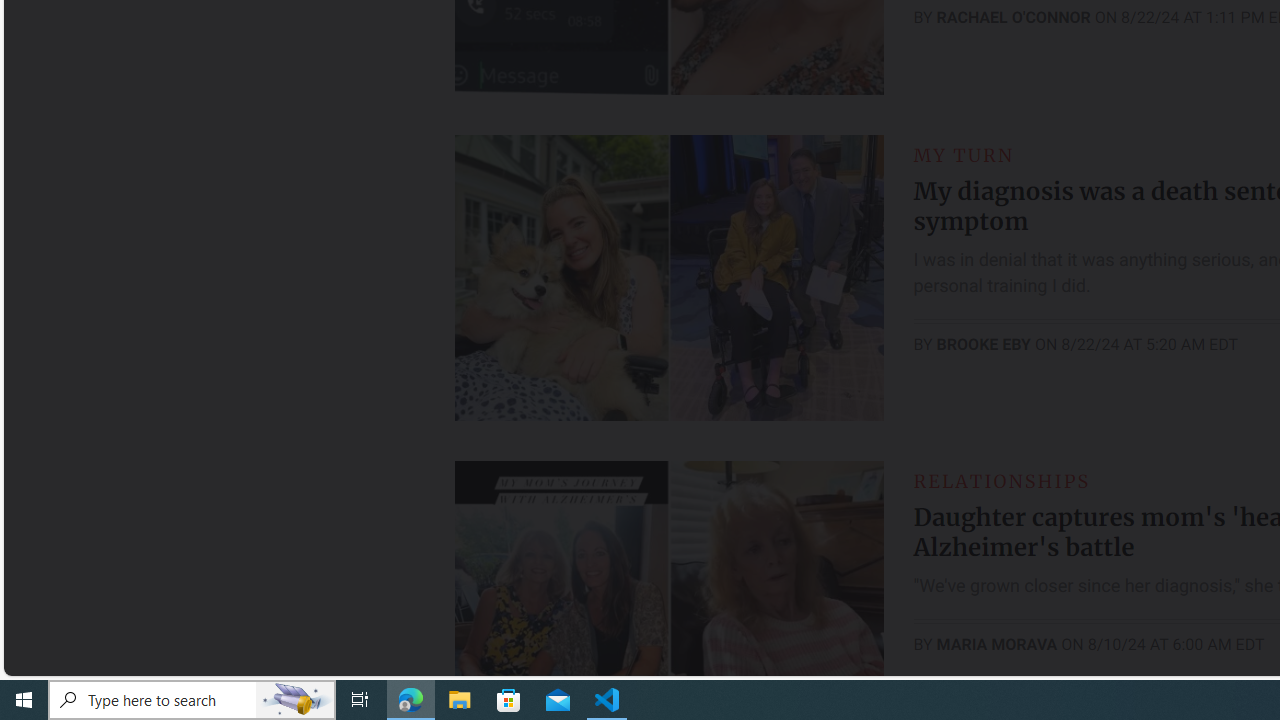 This screenshot has height=720, width=1280. Describe the element at coordinates (963, 154) in the screenshot. I see `'MY TURN'` at that location.